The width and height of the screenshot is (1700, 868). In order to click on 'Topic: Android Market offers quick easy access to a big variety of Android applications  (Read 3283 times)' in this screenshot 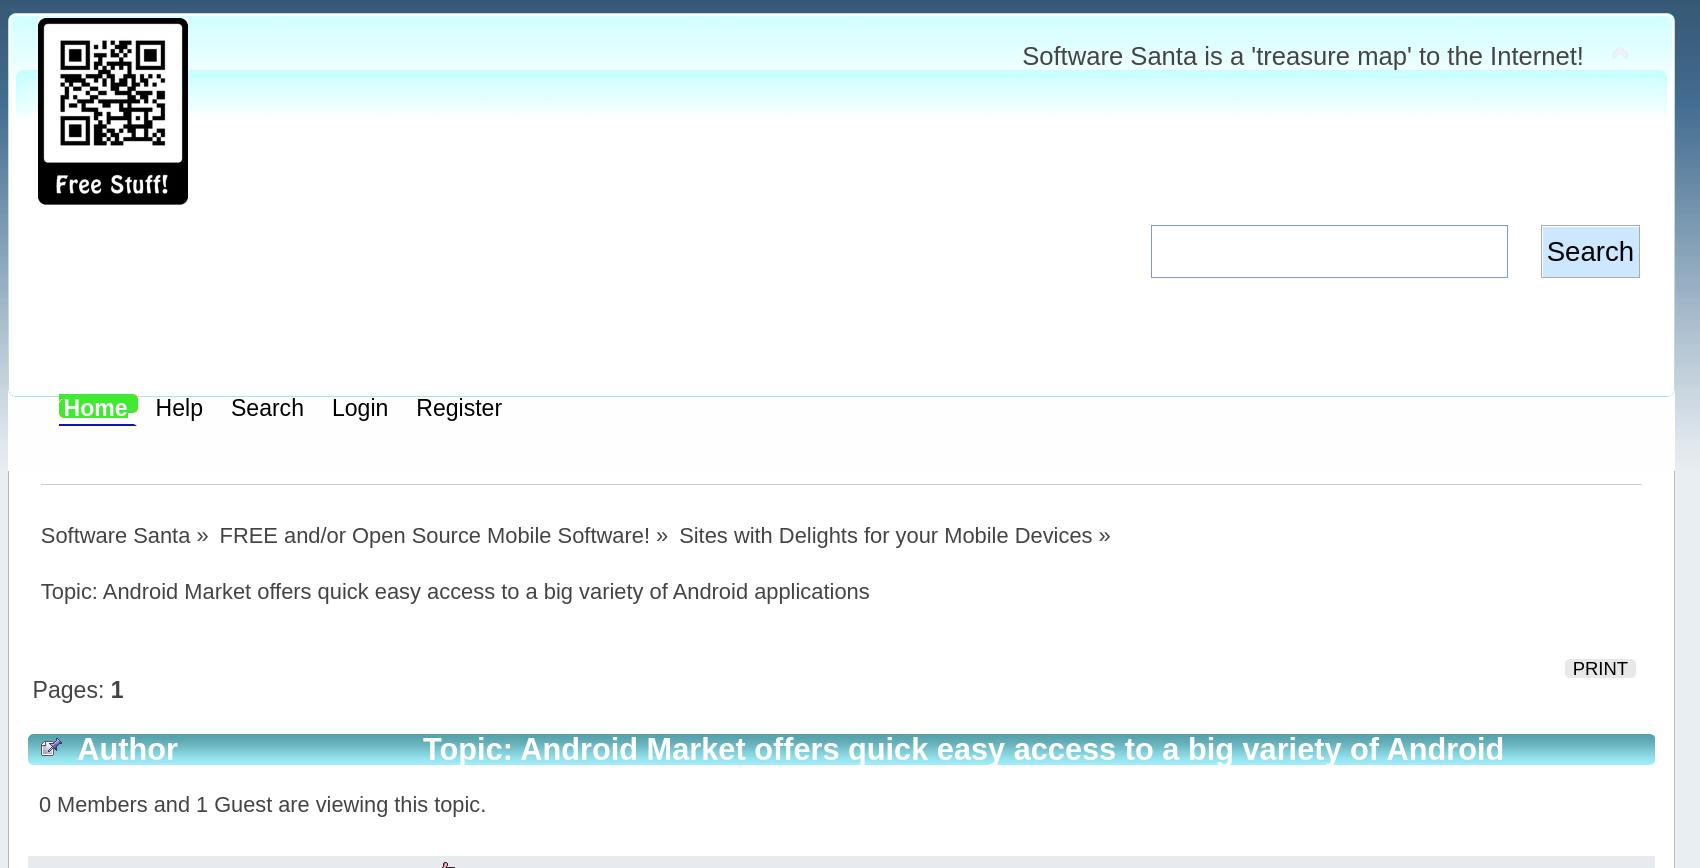, I will do `click(37, 764)`.